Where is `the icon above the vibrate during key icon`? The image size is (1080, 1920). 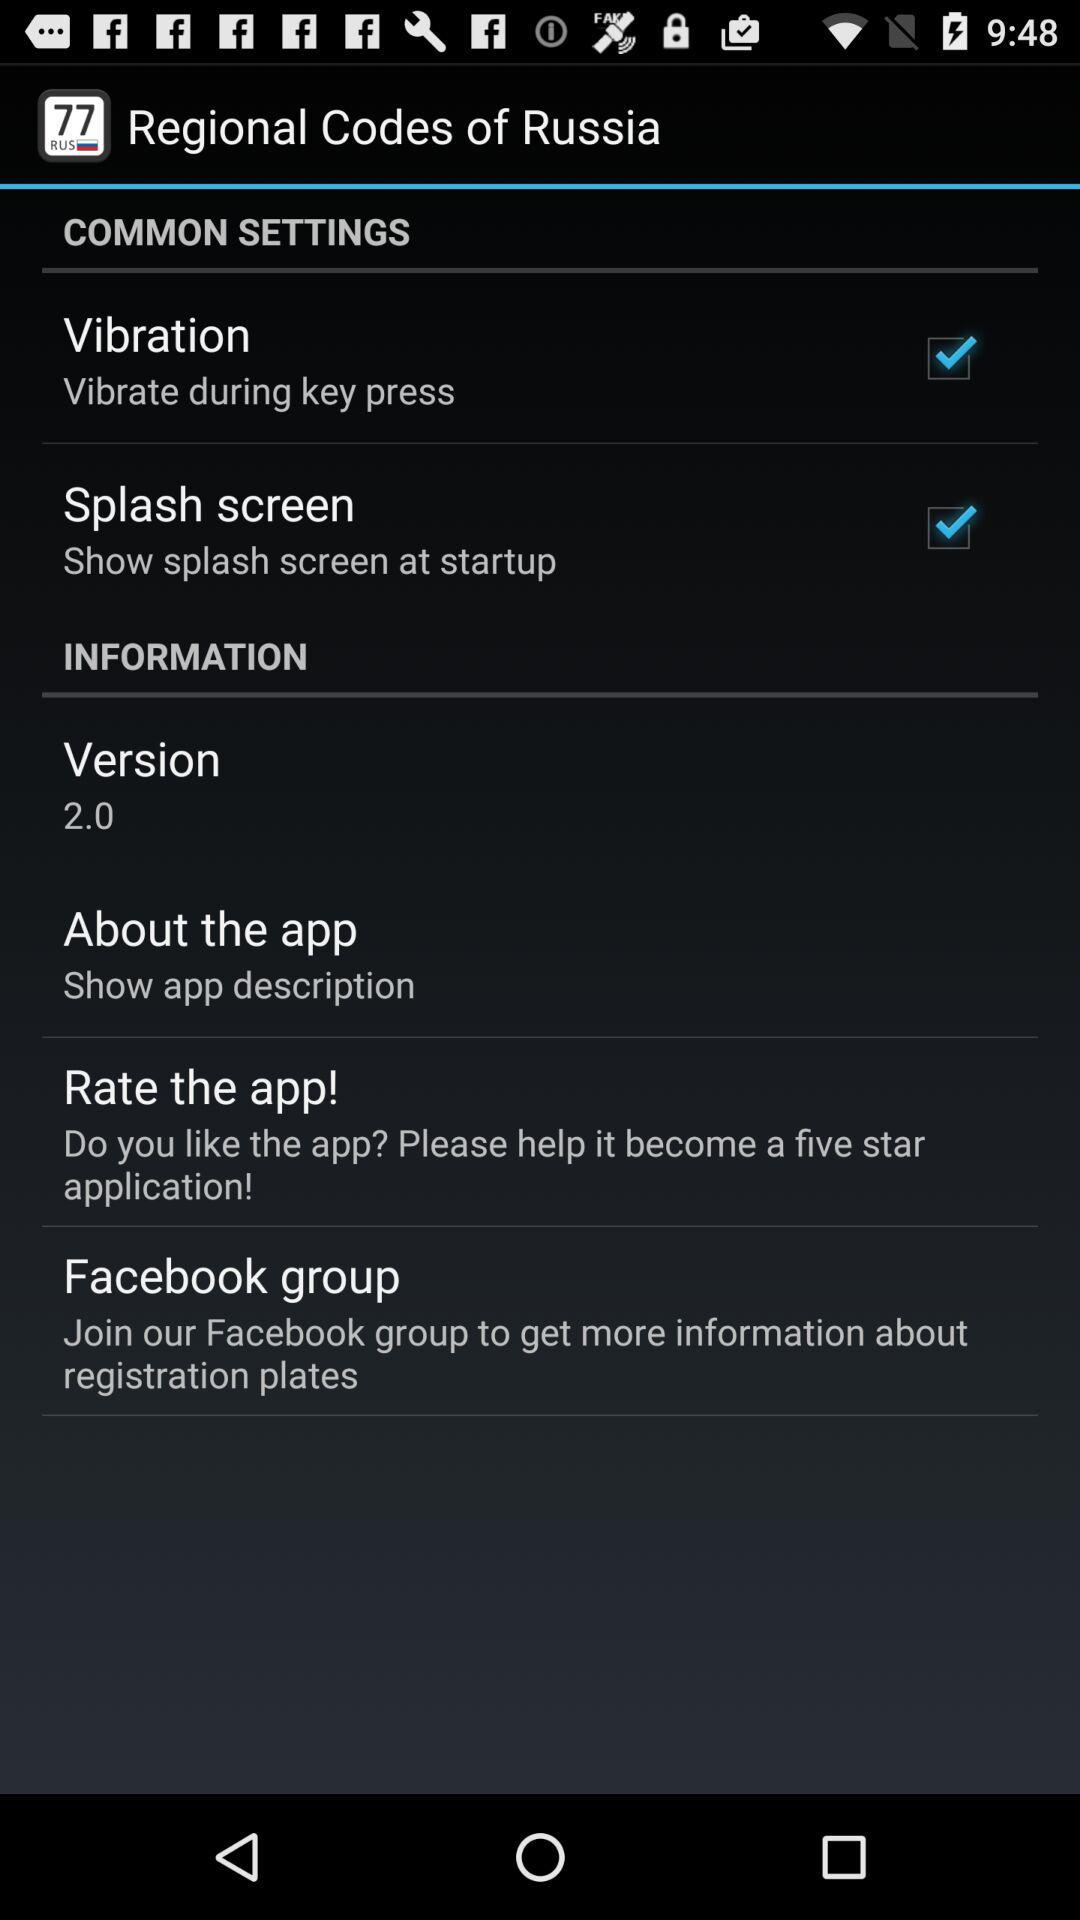
the icon above the vibrate during key icon is located at coordinates (156, 333).